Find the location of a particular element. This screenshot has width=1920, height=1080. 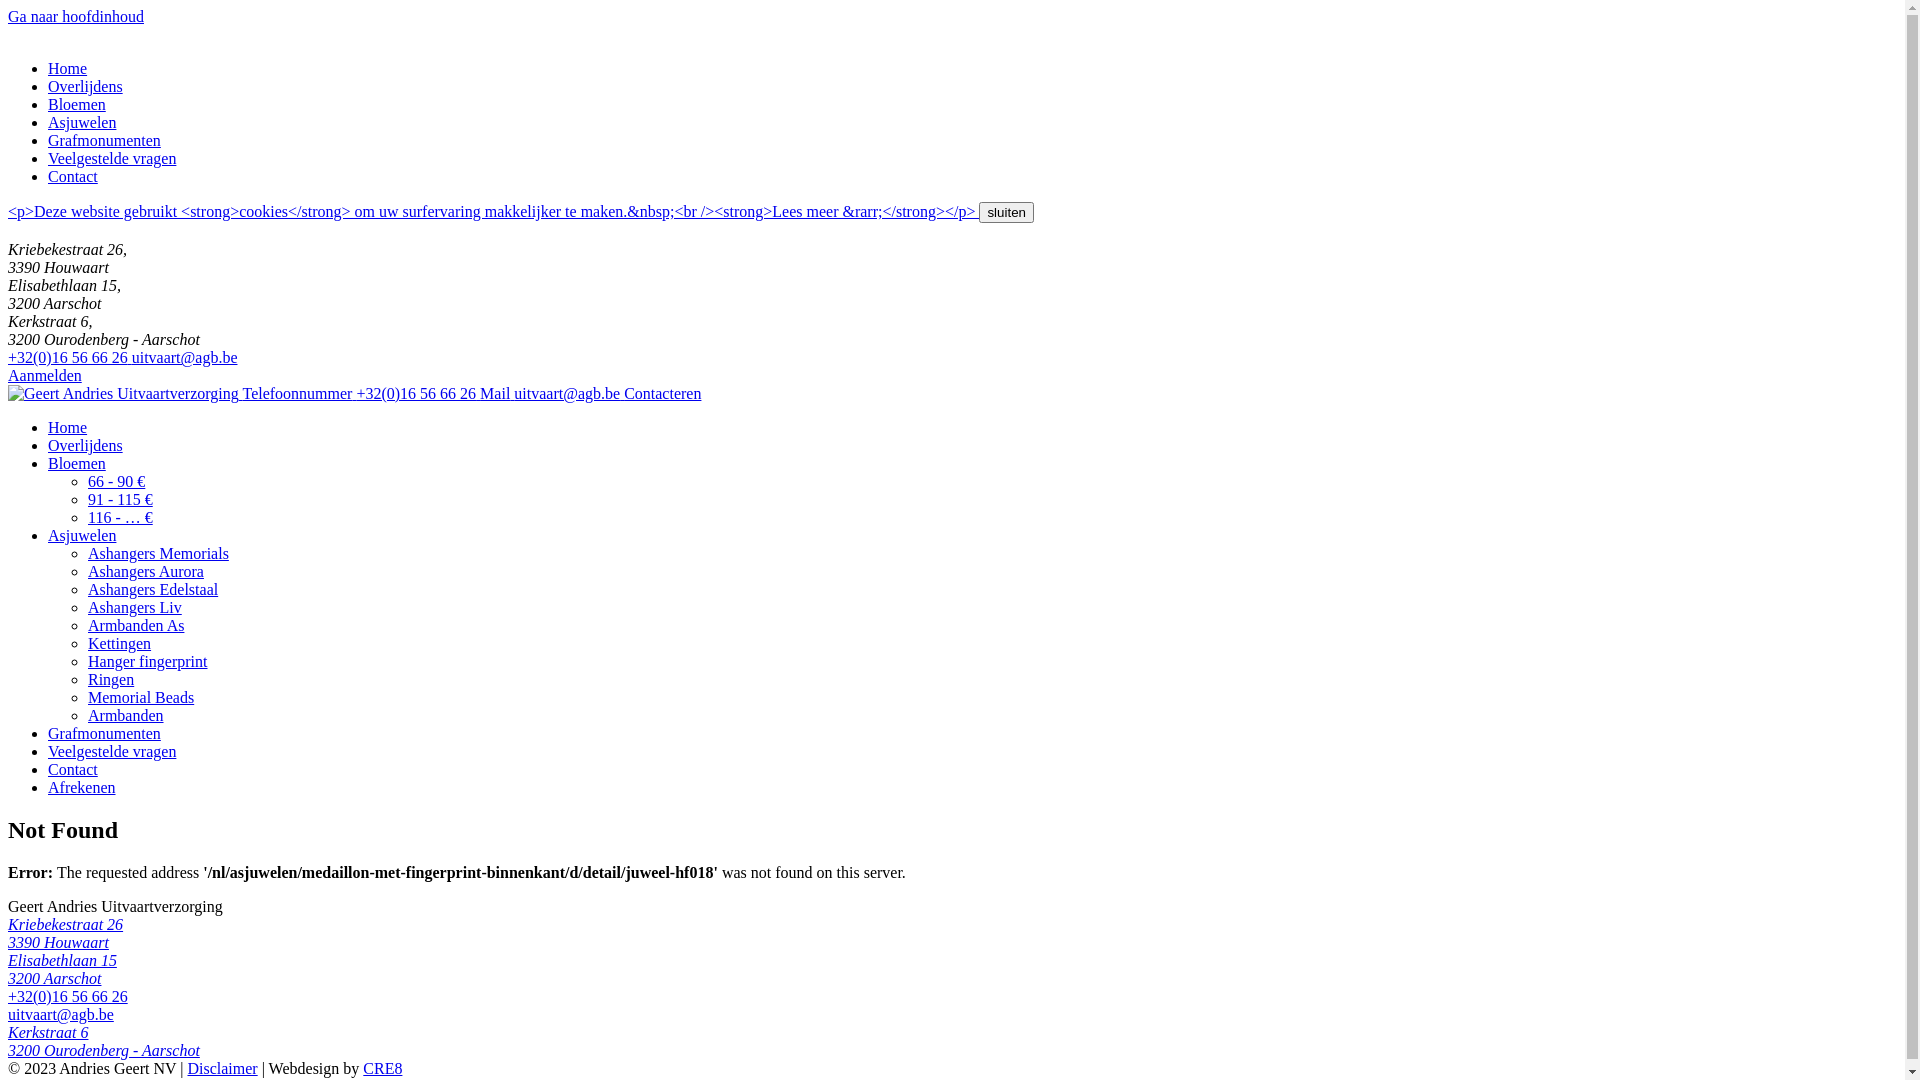

'Aanmelden' is located at coordinates (44, 375).